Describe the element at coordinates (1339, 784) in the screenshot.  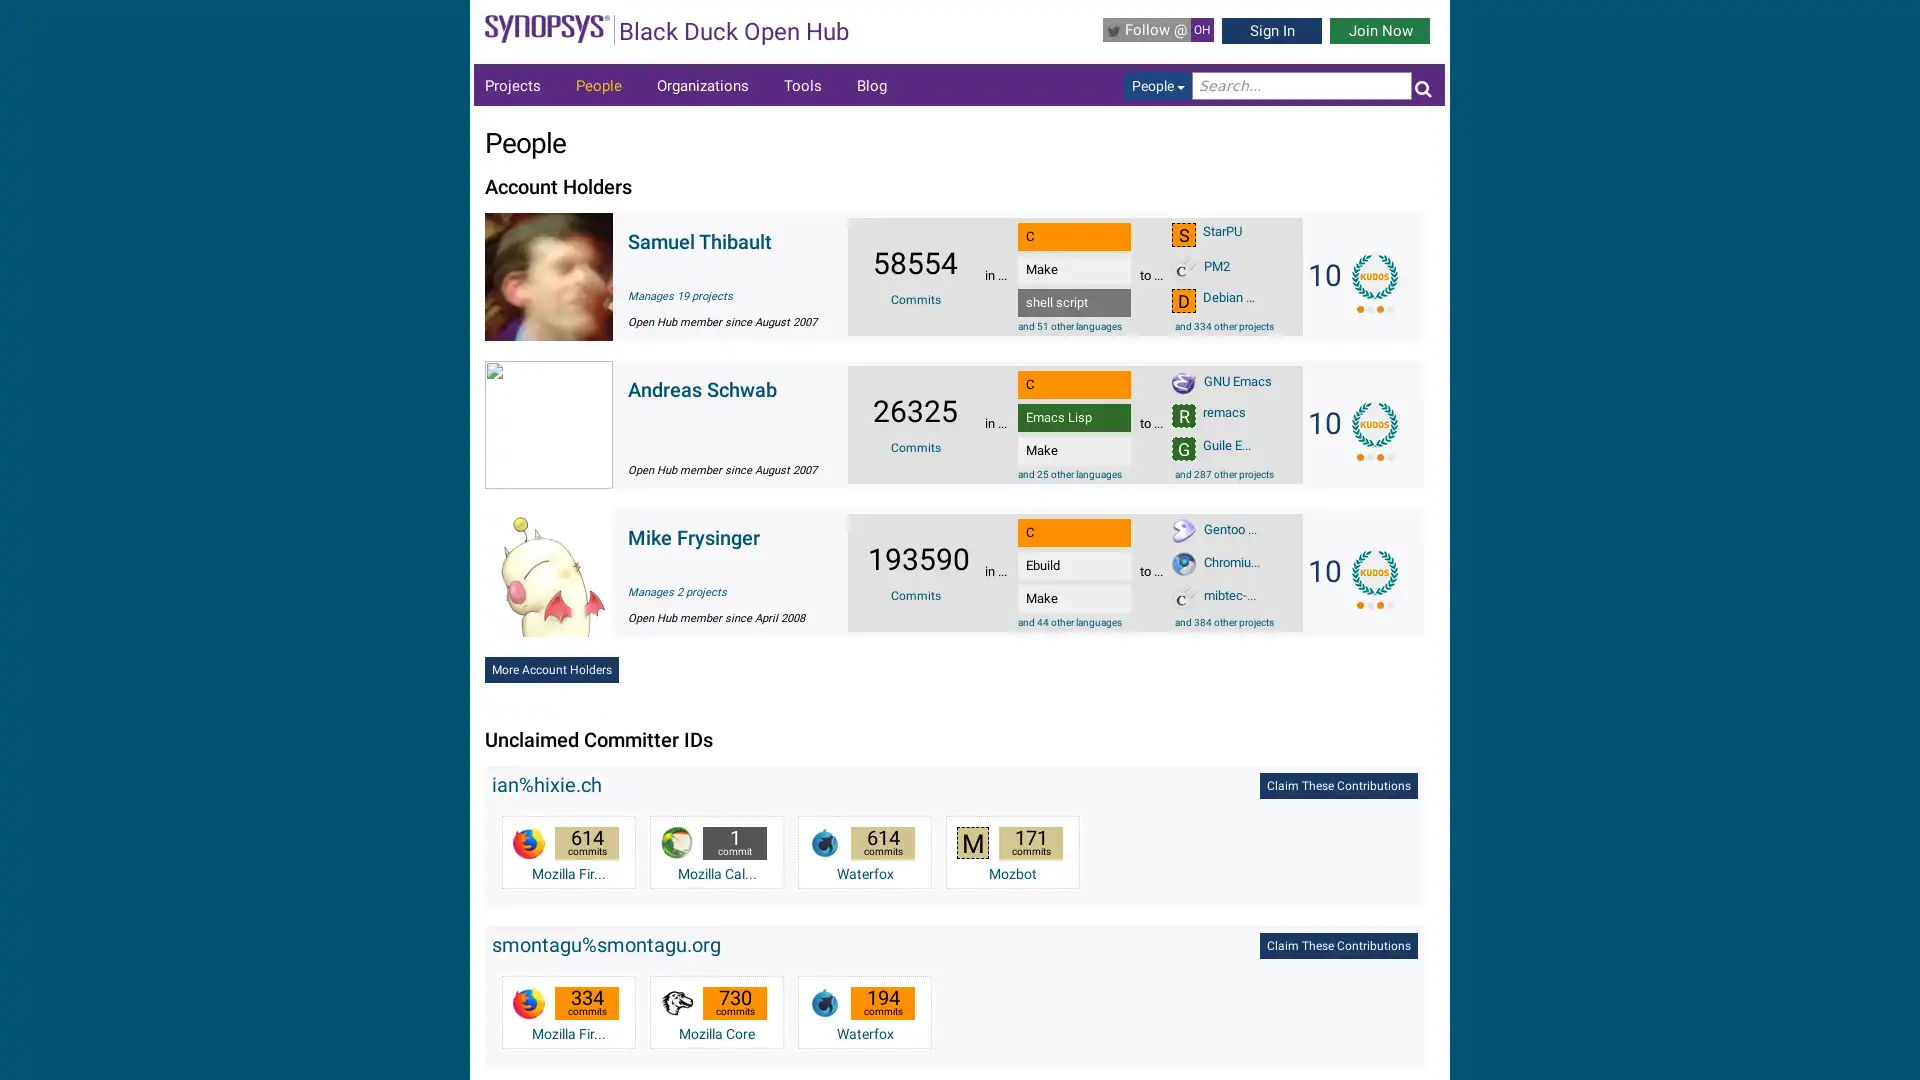
I see `Claim These Contributions` at that location.